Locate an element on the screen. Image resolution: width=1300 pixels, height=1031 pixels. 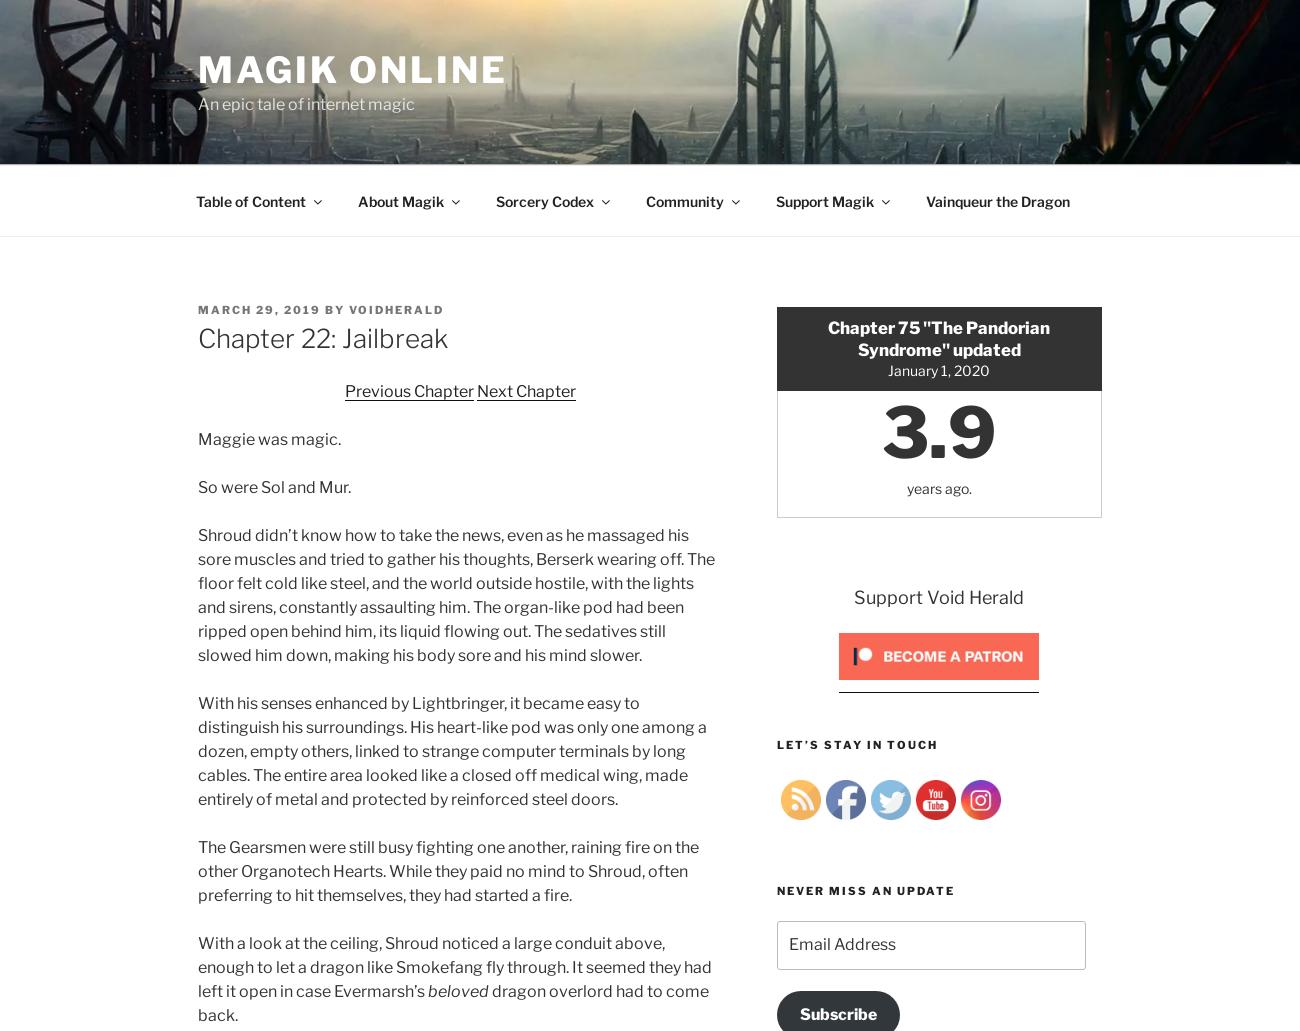
'Magik Online' is located at coordinates (351, 70).